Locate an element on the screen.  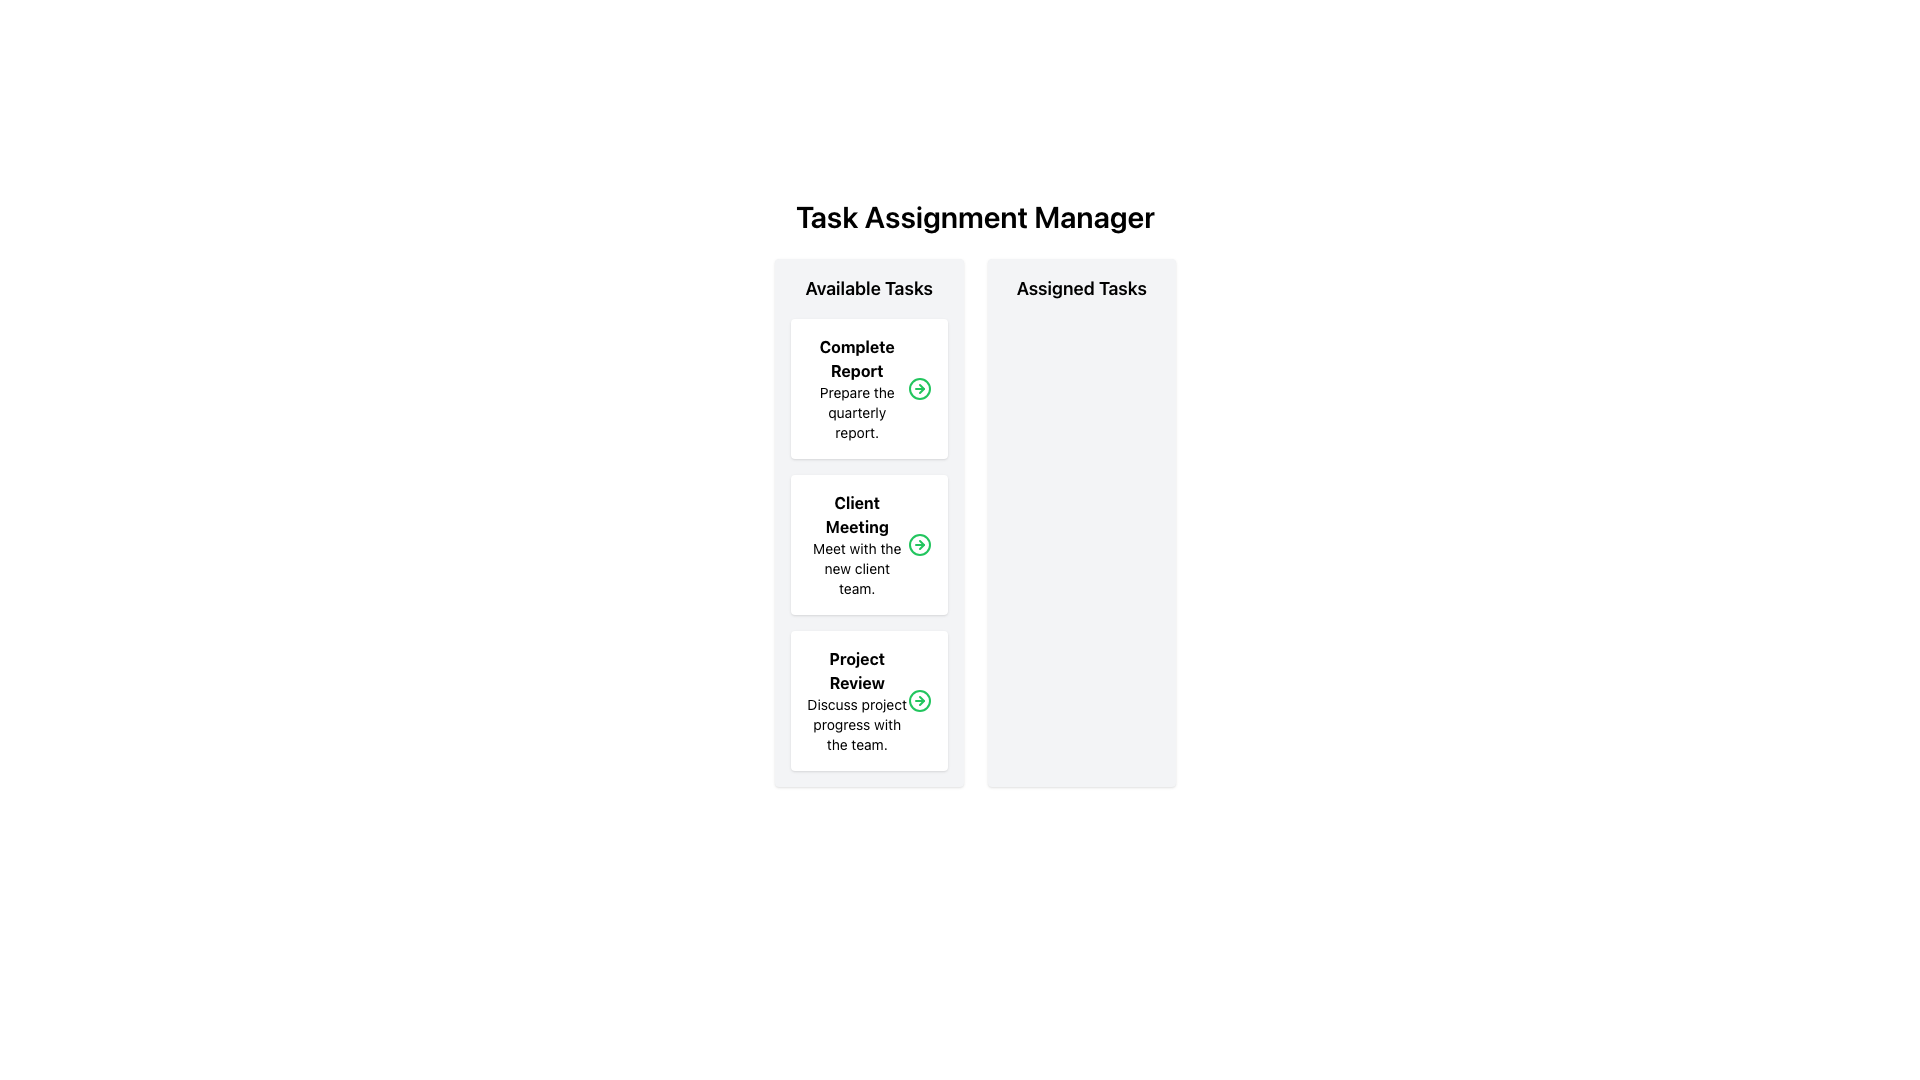
the Label text that serves as a title for the 'Available Tasks' section, positioned at the top-left corner of the section is located at coordinates (869, 289).